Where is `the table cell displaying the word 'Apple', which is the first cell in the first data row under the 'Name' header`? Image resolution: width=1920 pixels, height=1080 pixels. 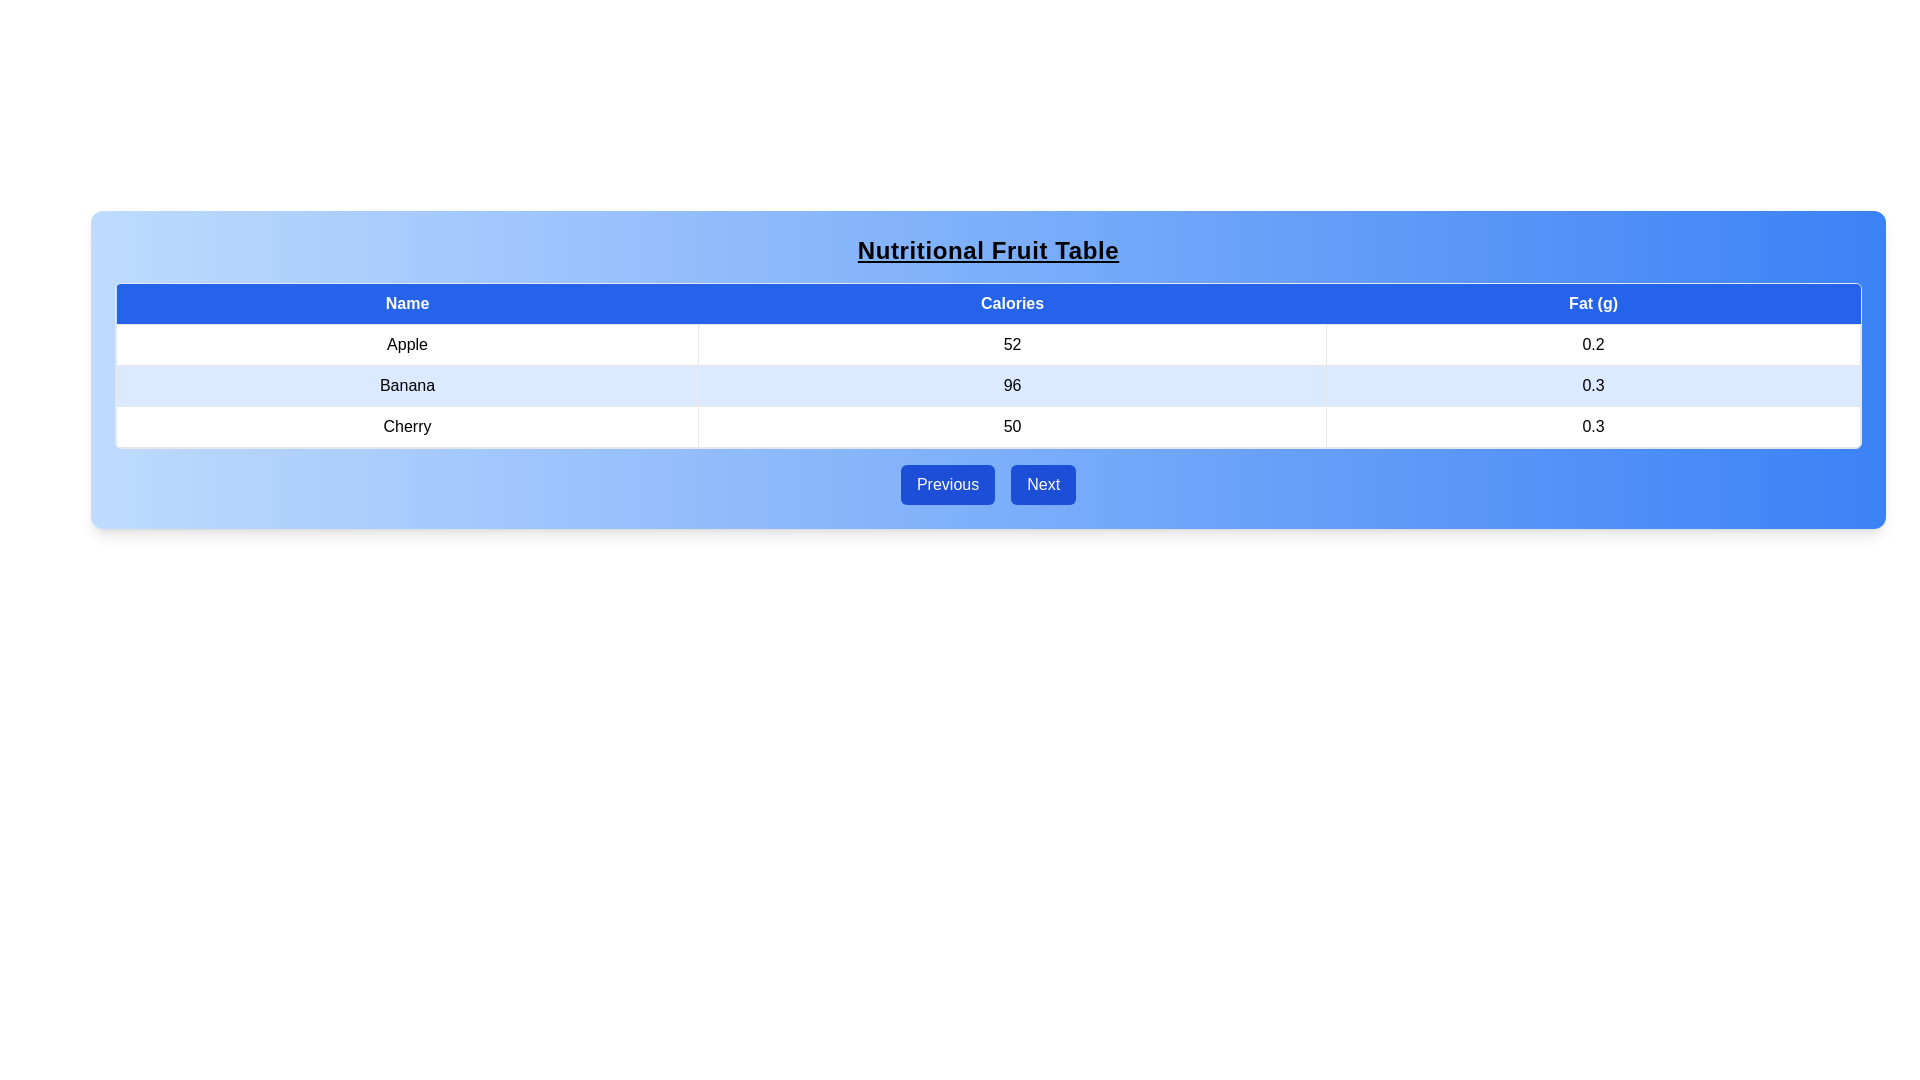
the table cell displaying the word 'Apple', which is the first cell in the first data row under the 'Name' header is located at coordinates (406, 343).